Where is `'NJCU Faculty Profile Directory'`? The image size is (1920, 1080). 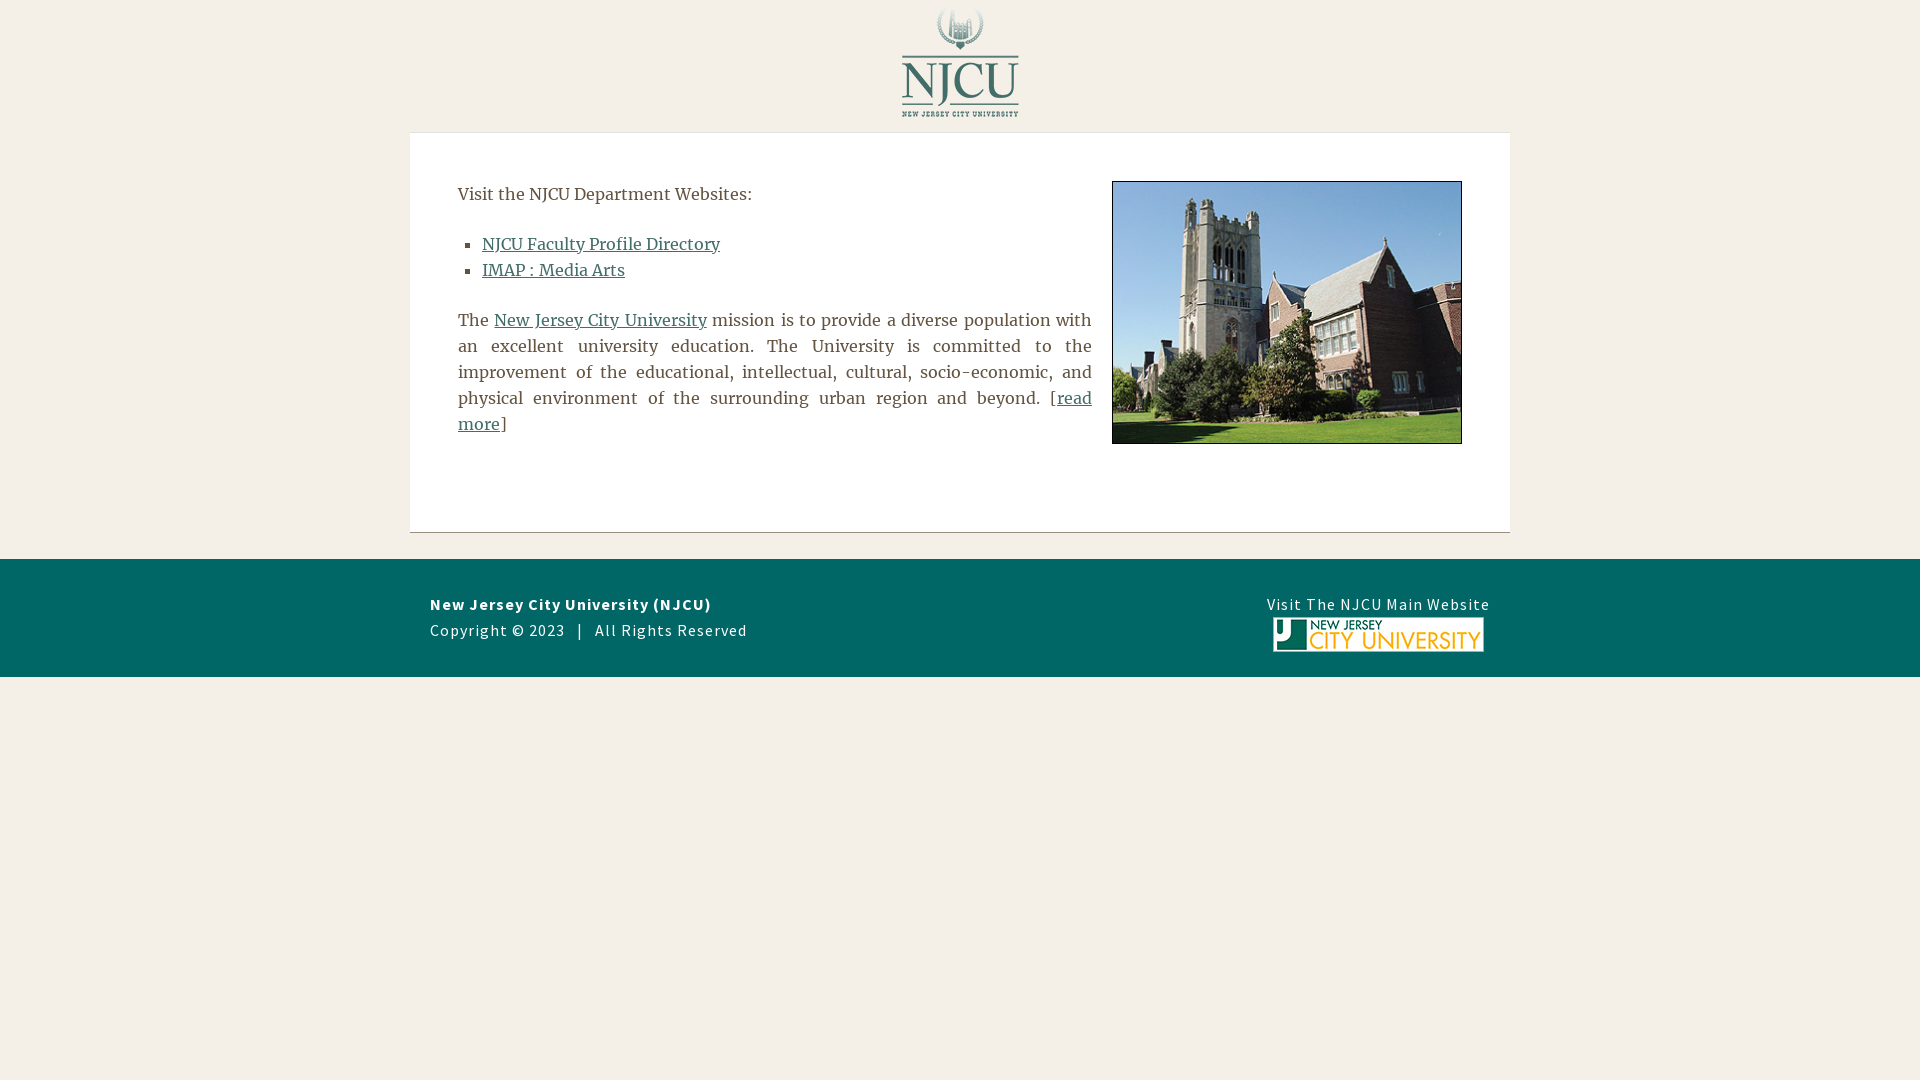
'NJCU Faculty Profile Directory' is located at coordinates (599, 242).